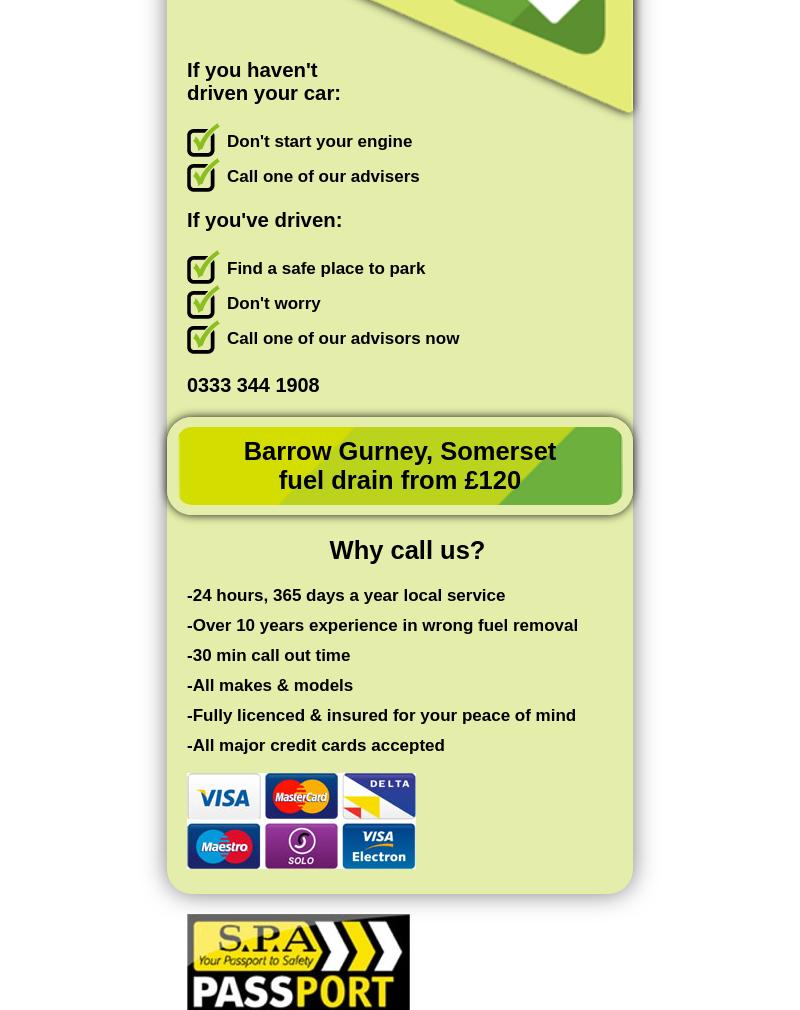 This screenshot has height=1010, width=800. Describe the element at coordinates (342, 338) in the screenshot. I see `'Call one of our advisors now'` at that location.